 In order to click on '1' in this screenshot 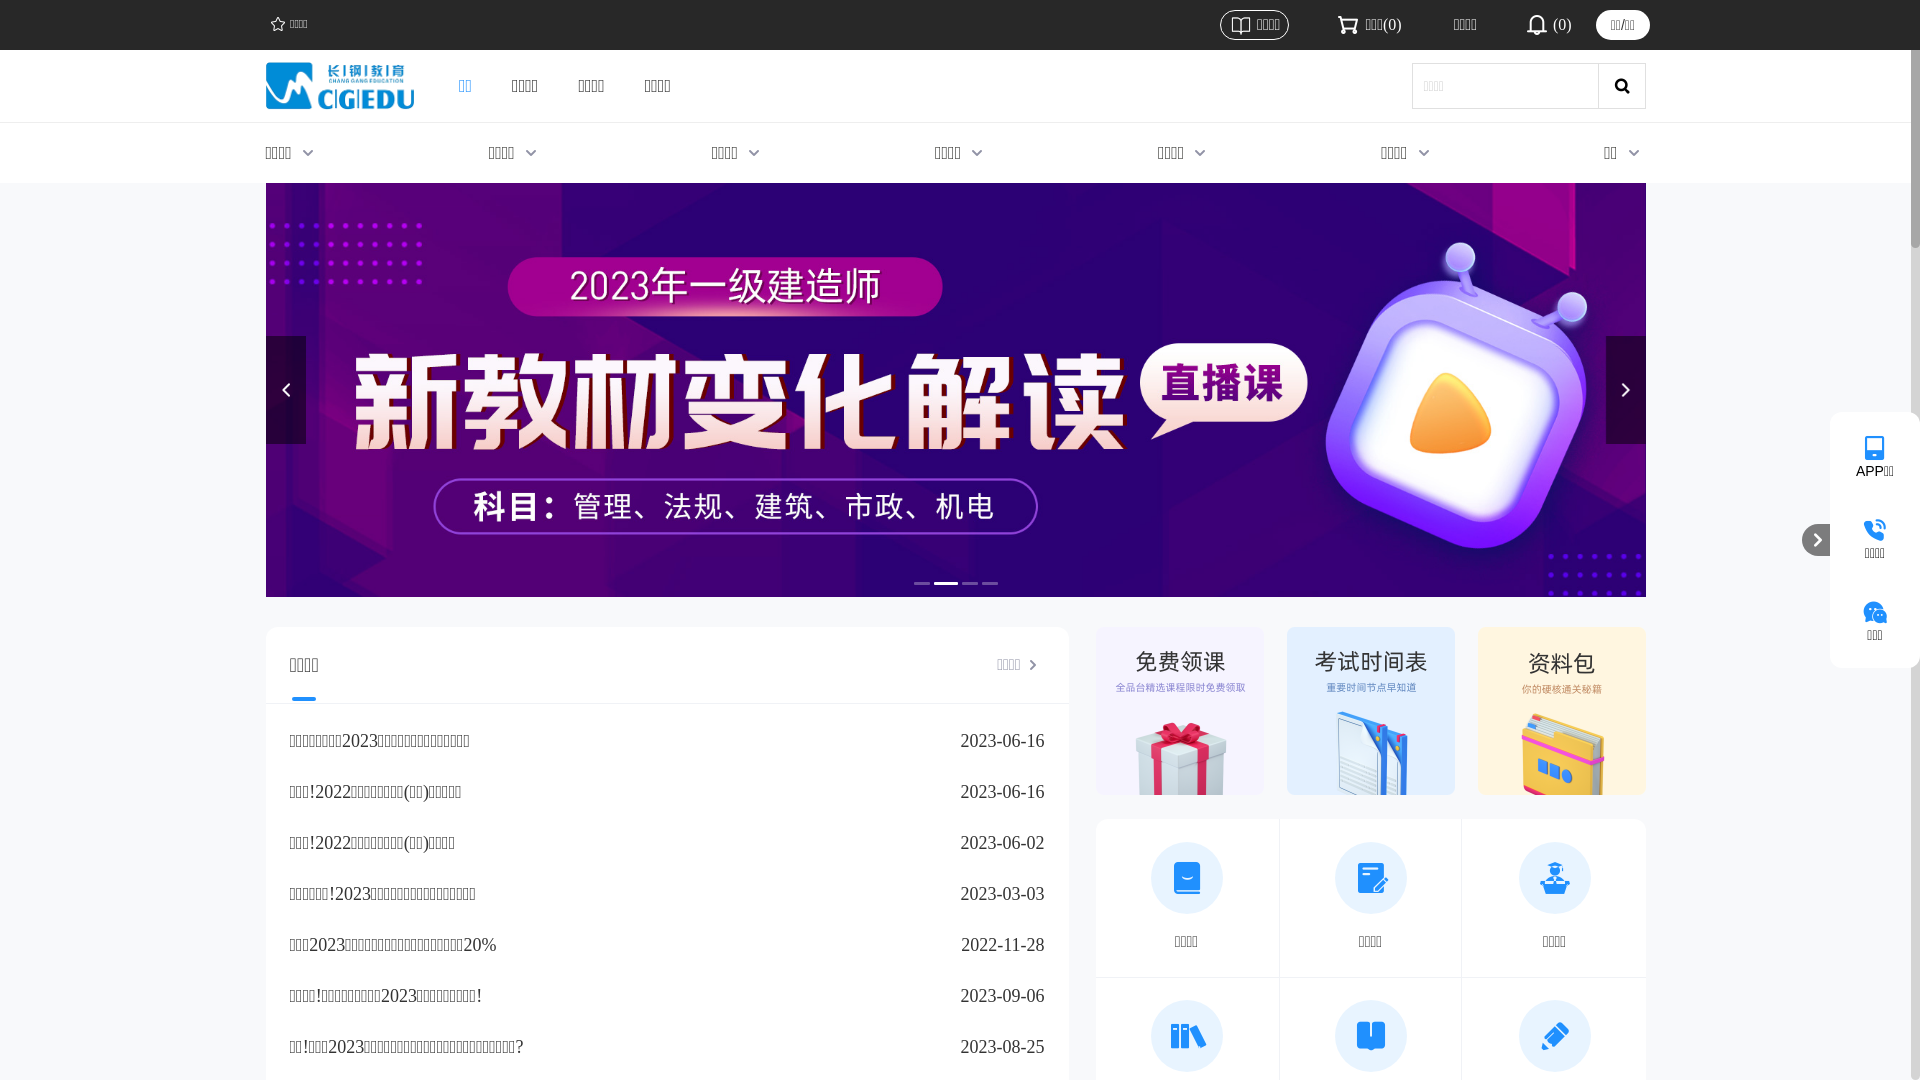, I will do `click(920, 583)`.